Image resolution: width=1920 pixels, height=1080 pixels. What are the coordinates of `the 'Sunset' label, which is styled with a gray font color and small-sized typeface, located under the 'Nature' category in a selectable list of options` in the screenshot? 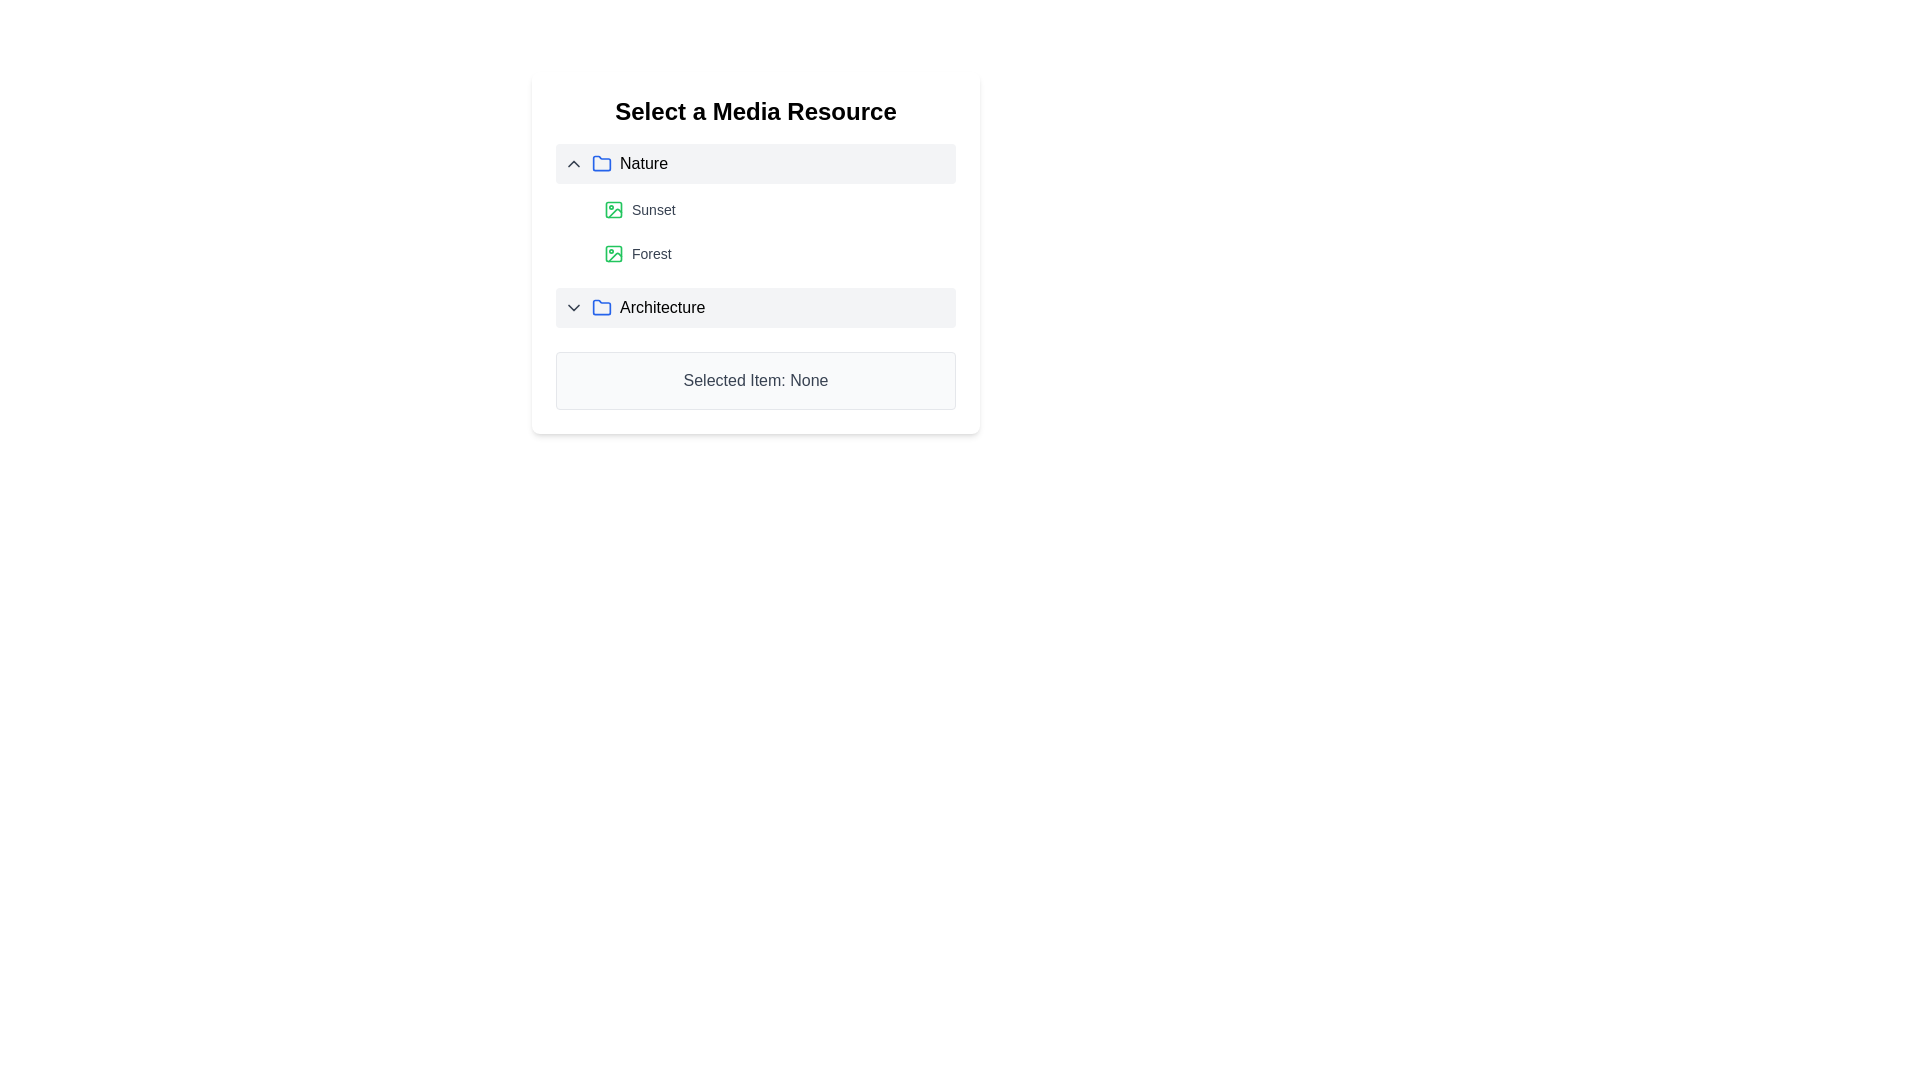 It's located at (653, 209).